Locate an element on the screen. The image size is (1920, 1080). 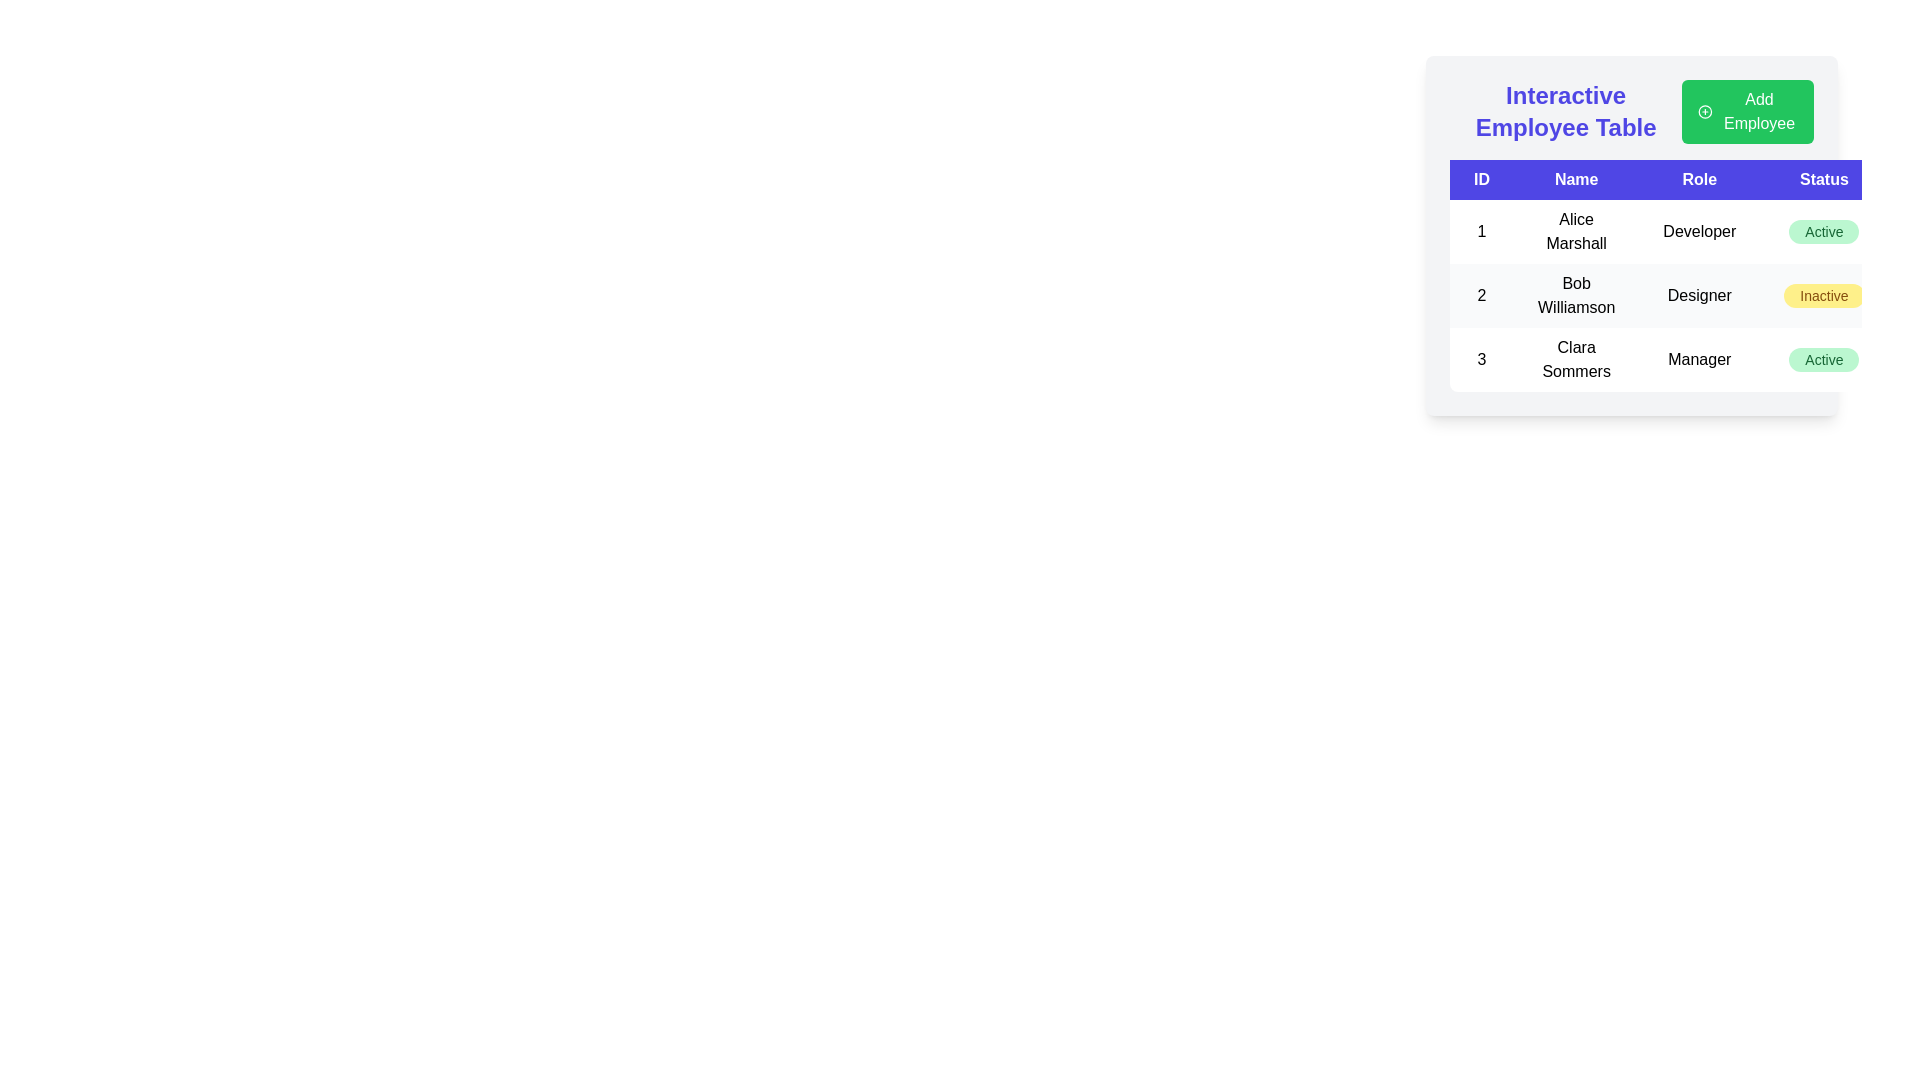
displayed text on the pill-shaped badge with a yellow background labeled 'Inactive', located in the second row of the 'Status' column corresponding to 'Bob Williamson' is located at coordinates (1824, 296).